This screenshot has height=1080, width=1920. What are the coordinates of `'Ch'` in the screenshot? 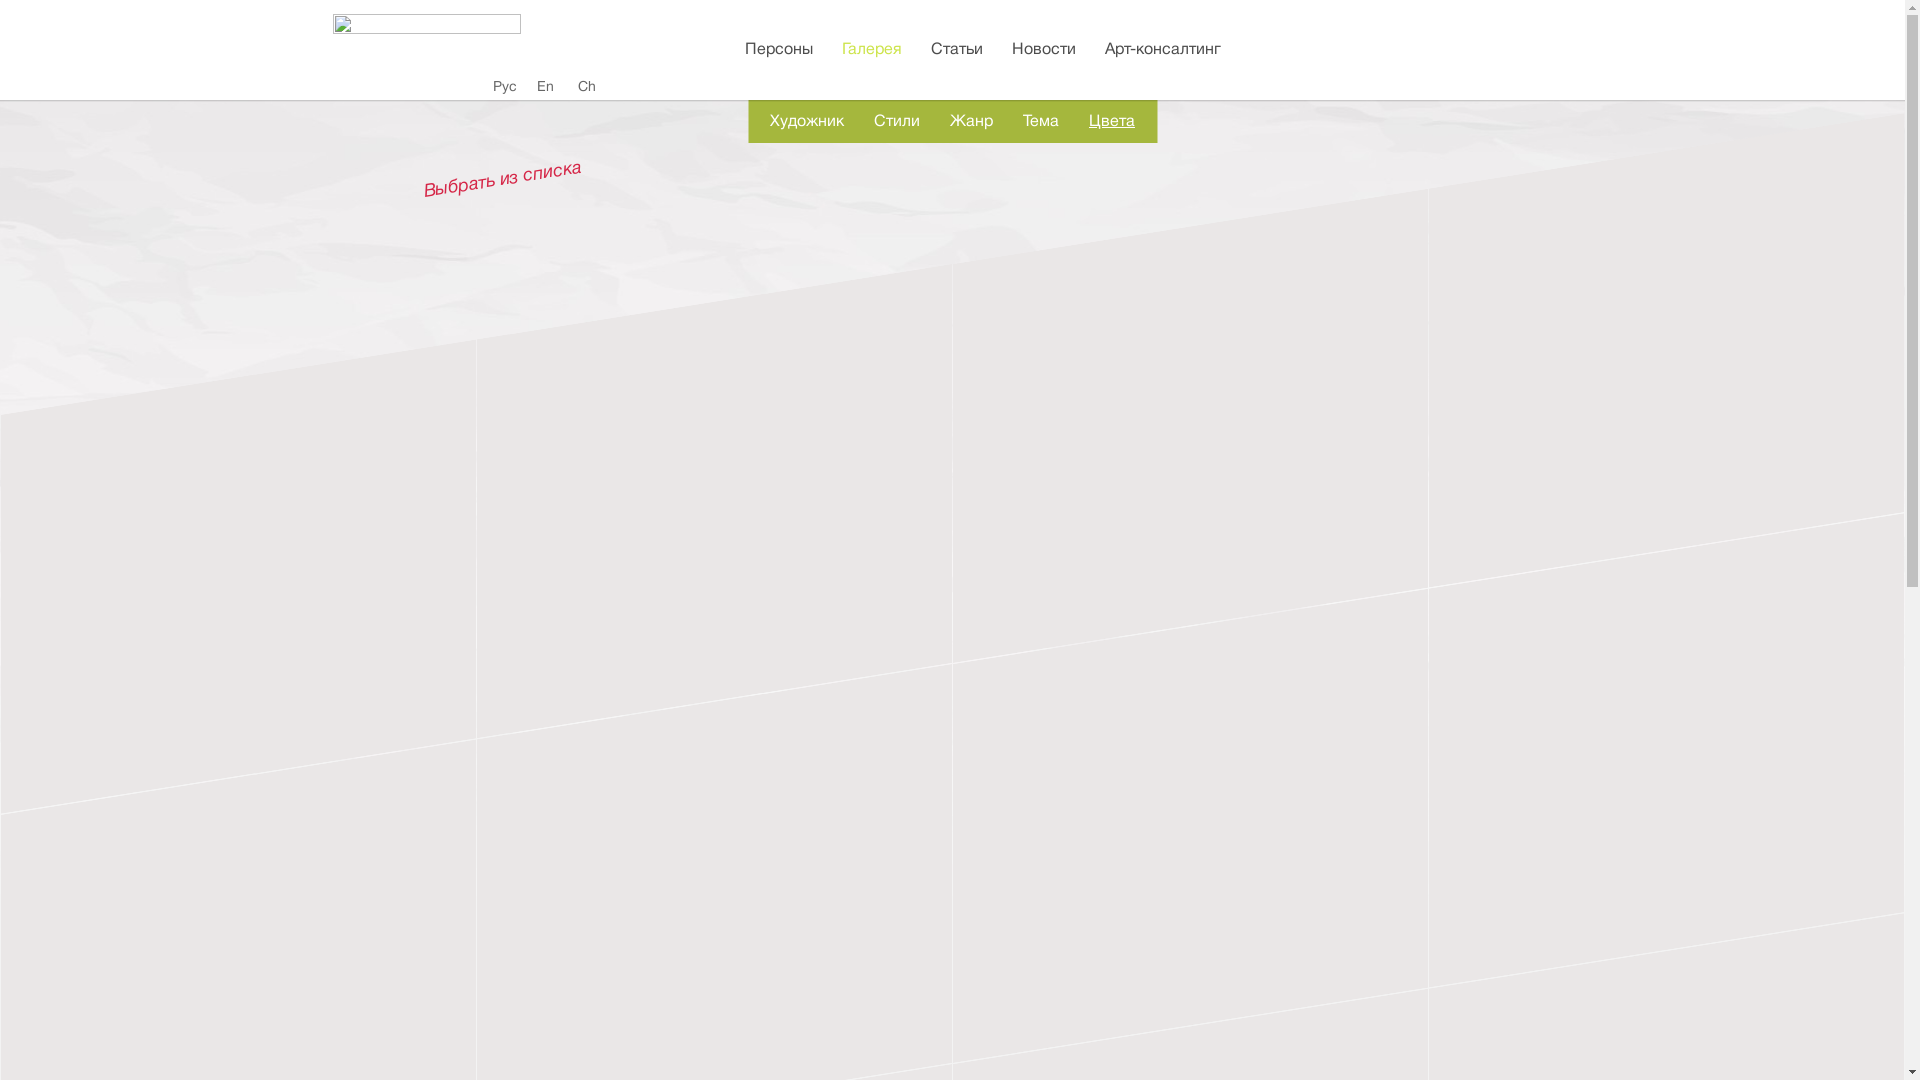 It's located at (569, 86).